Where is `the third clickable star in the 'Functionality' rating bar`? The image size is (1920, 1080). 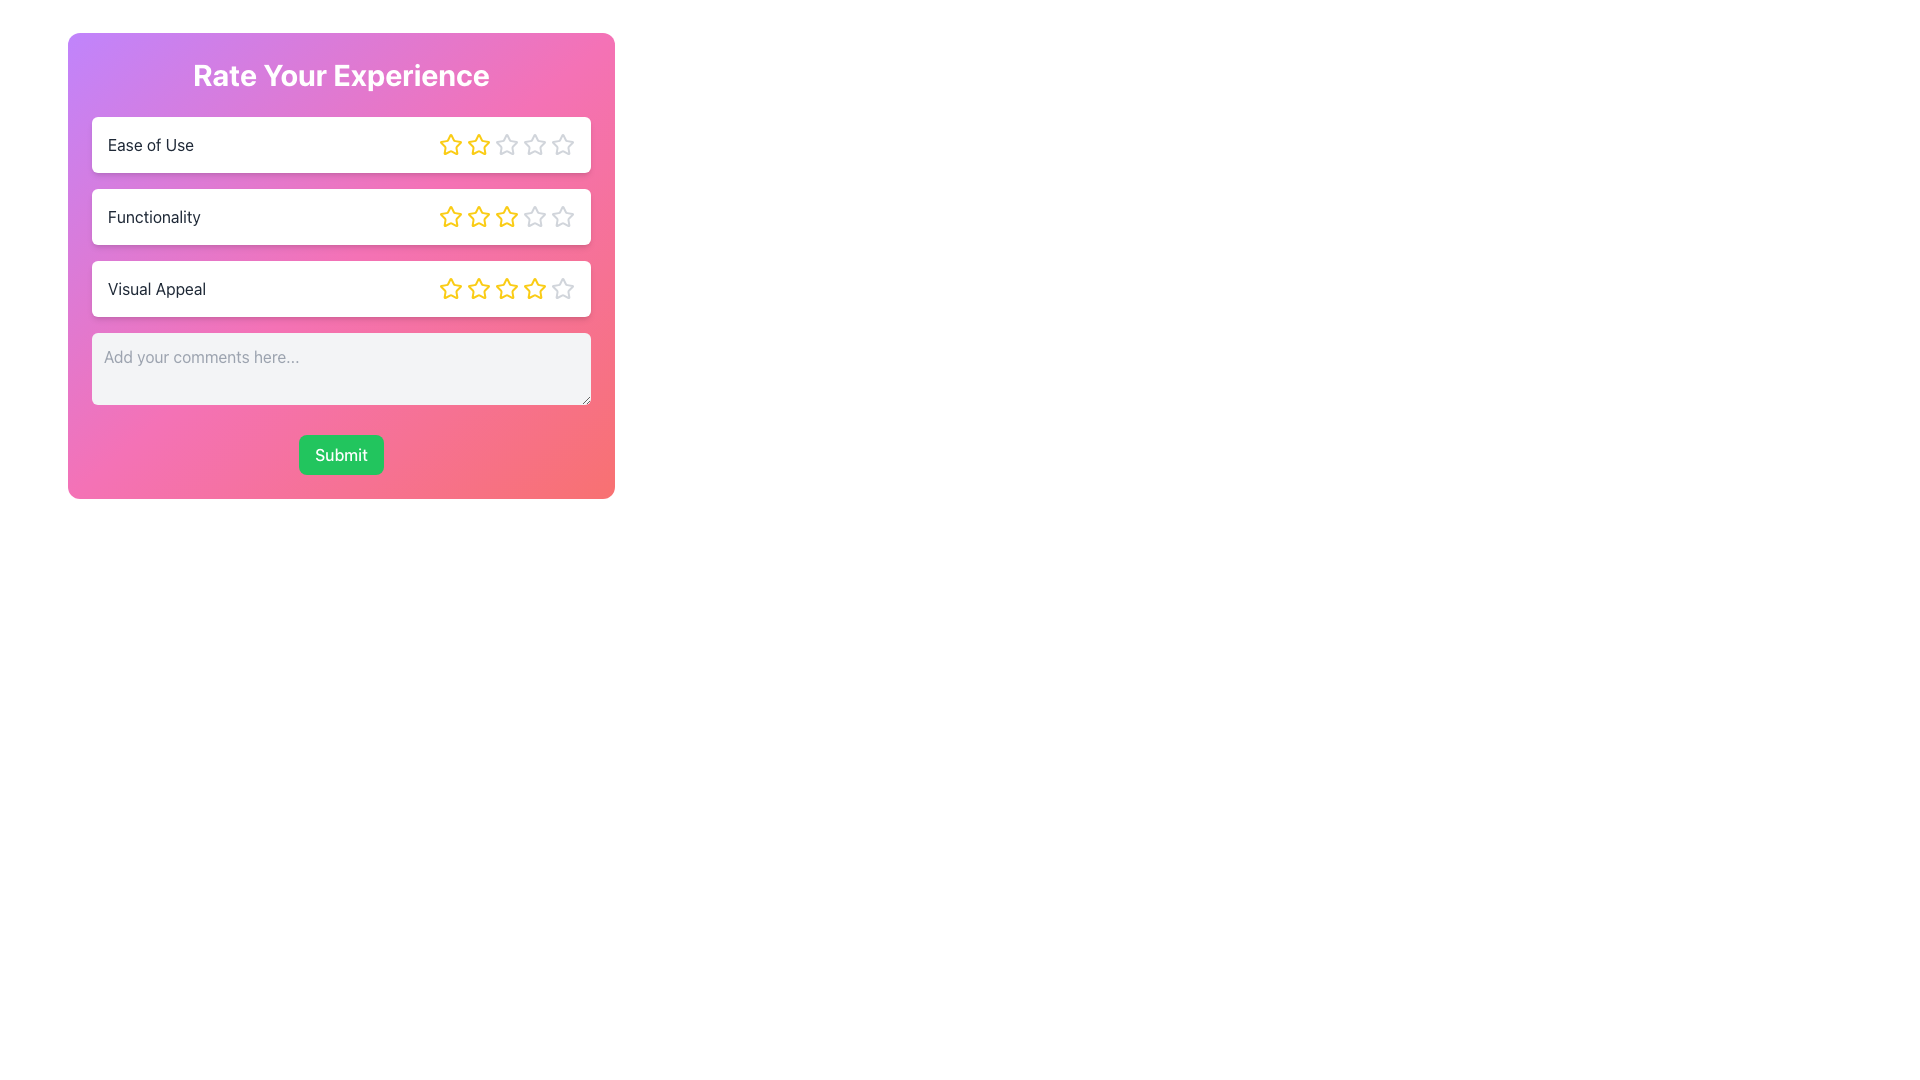
the third clickable star in the 'Functionality' rating bar is located at coordinates (507, 216).